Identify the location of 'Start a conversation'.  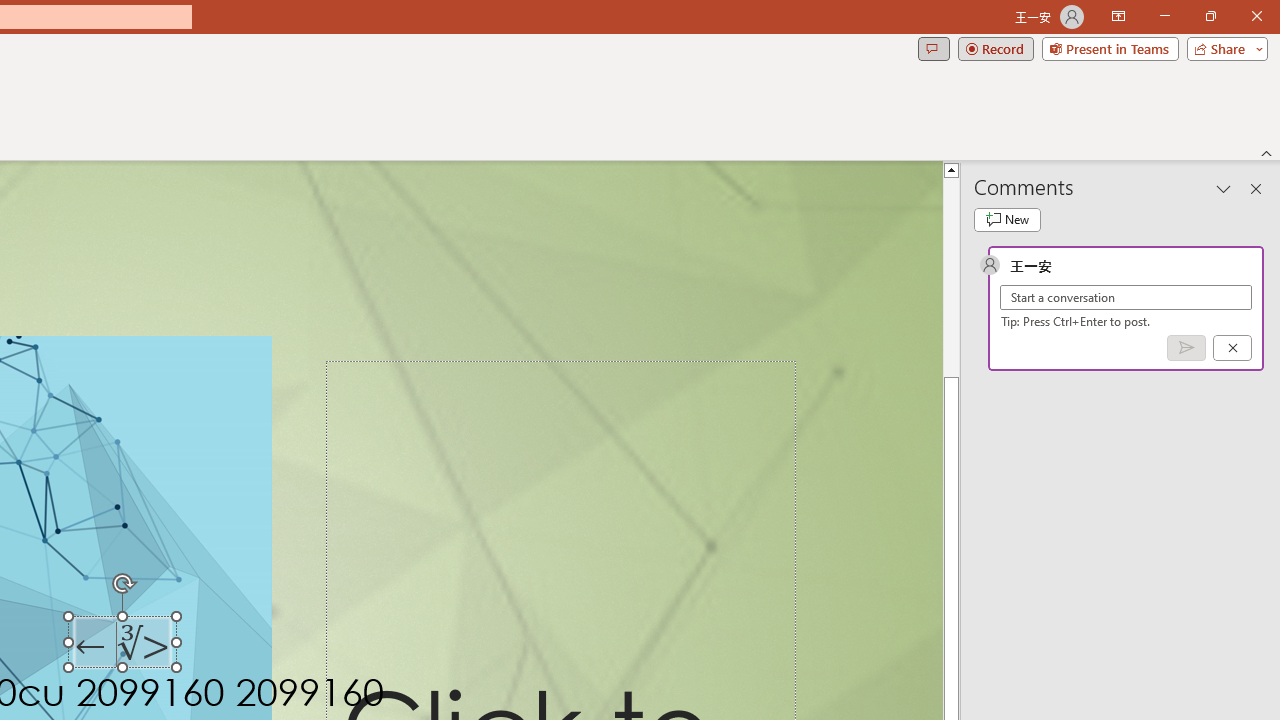
(1126, 297).